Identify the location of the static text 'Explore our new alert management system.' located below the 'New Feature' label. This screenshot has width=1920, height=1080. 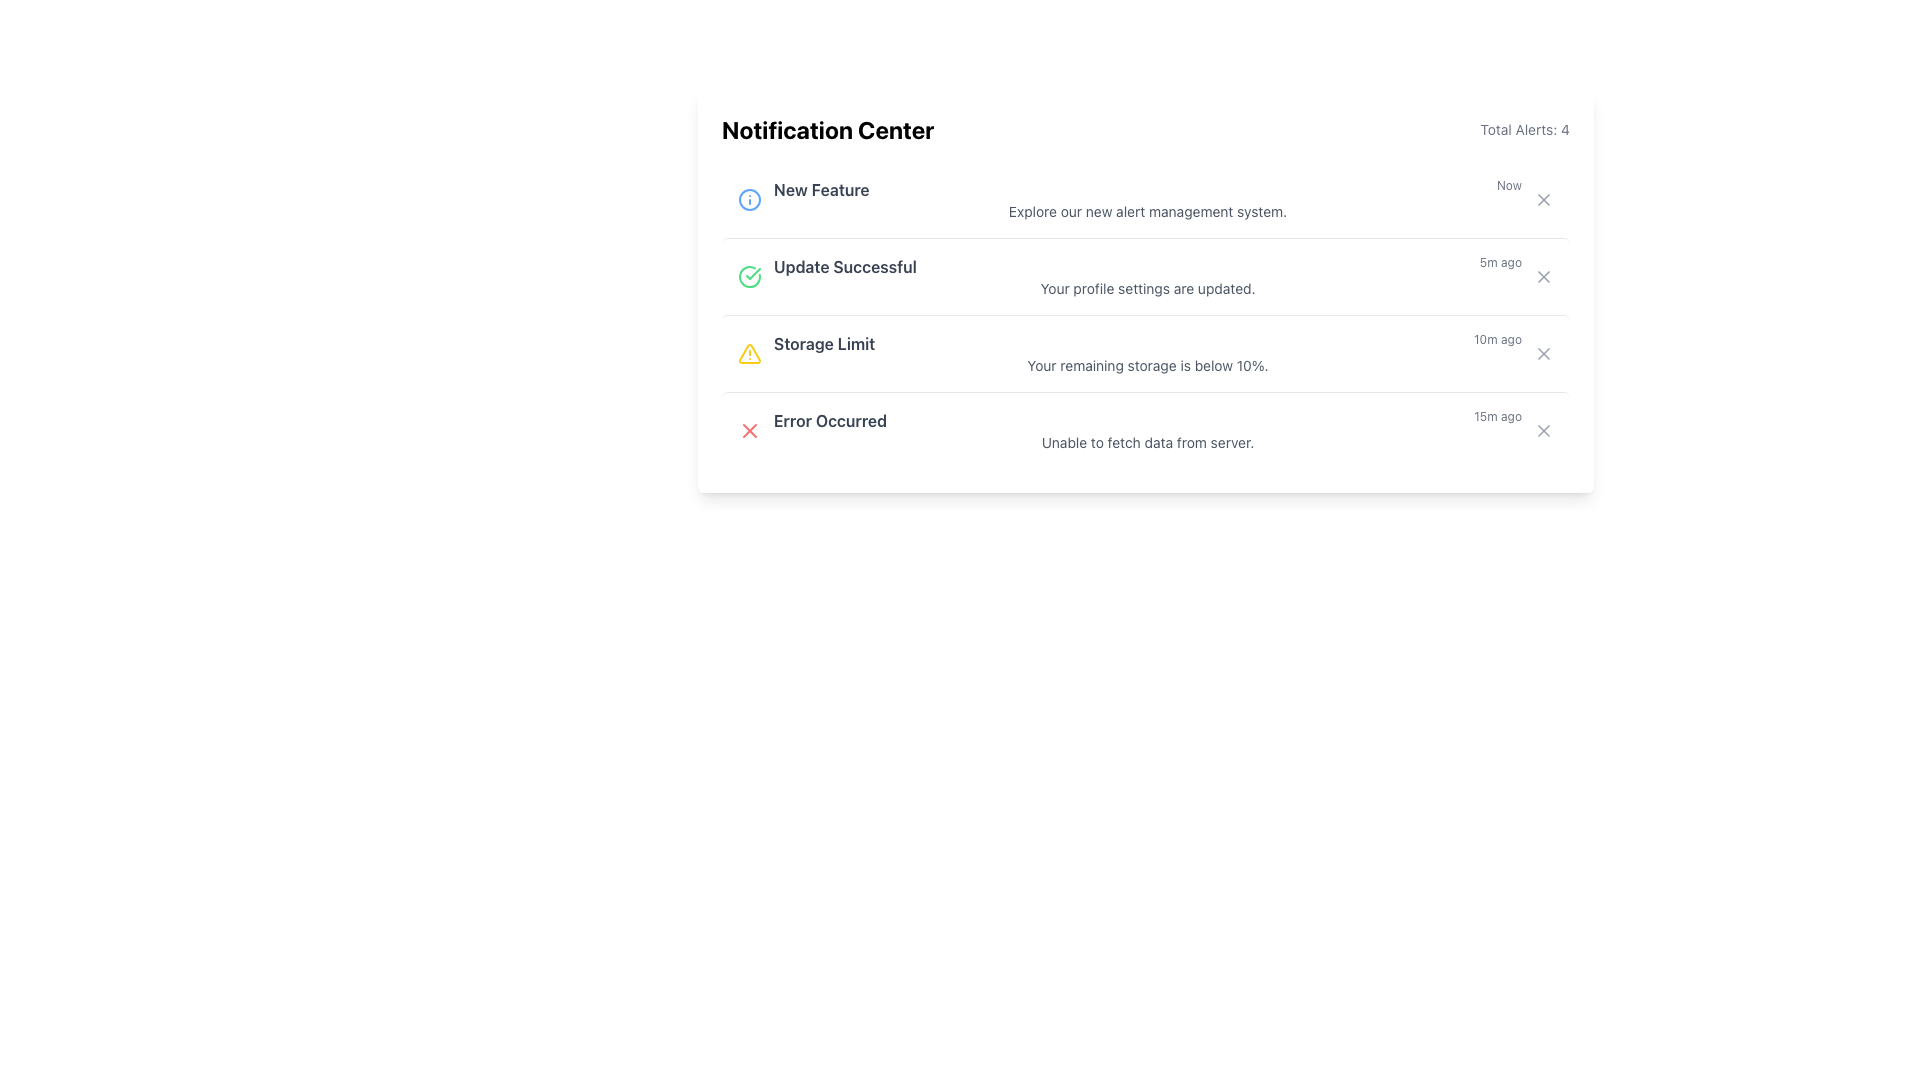
(1147, 212).